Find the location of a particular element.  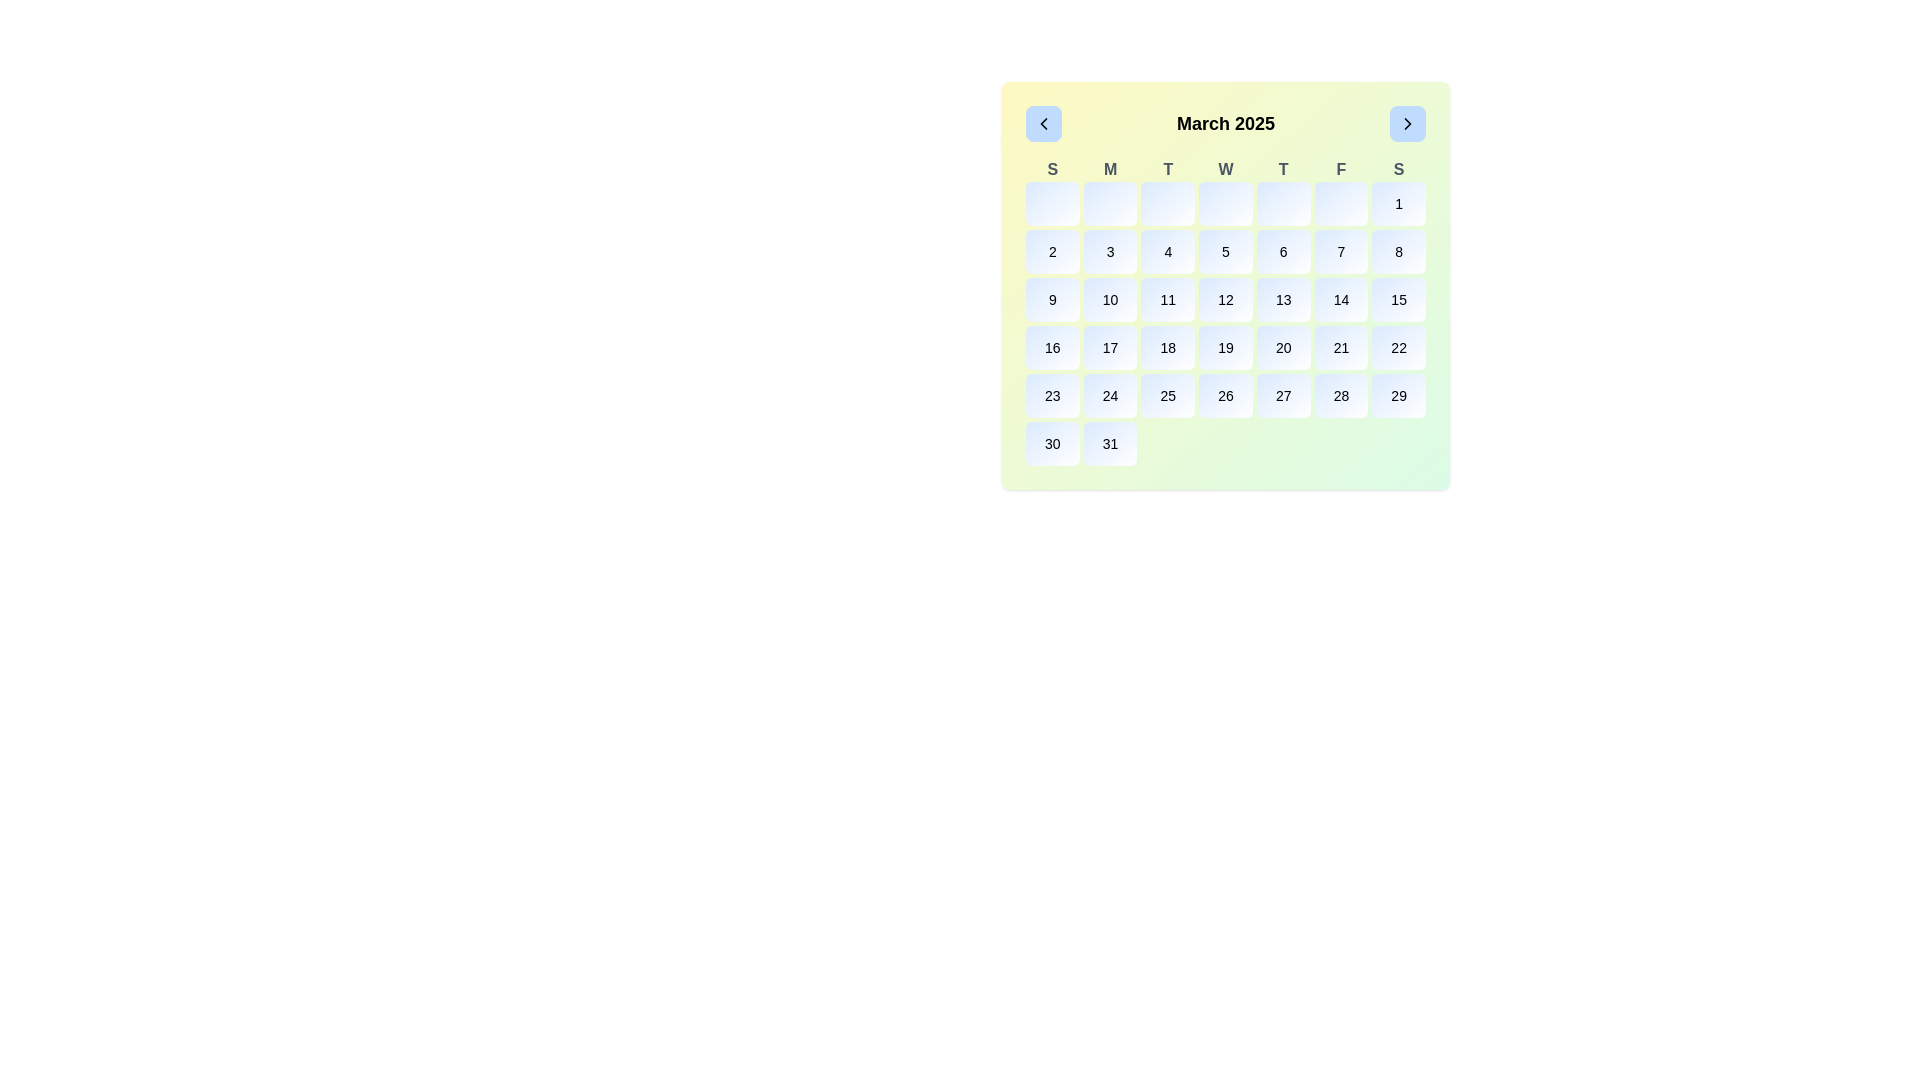

the static text label indicating 'Friday' in the weekly header row of the calendar interface is located at coordinates (1341, 168).